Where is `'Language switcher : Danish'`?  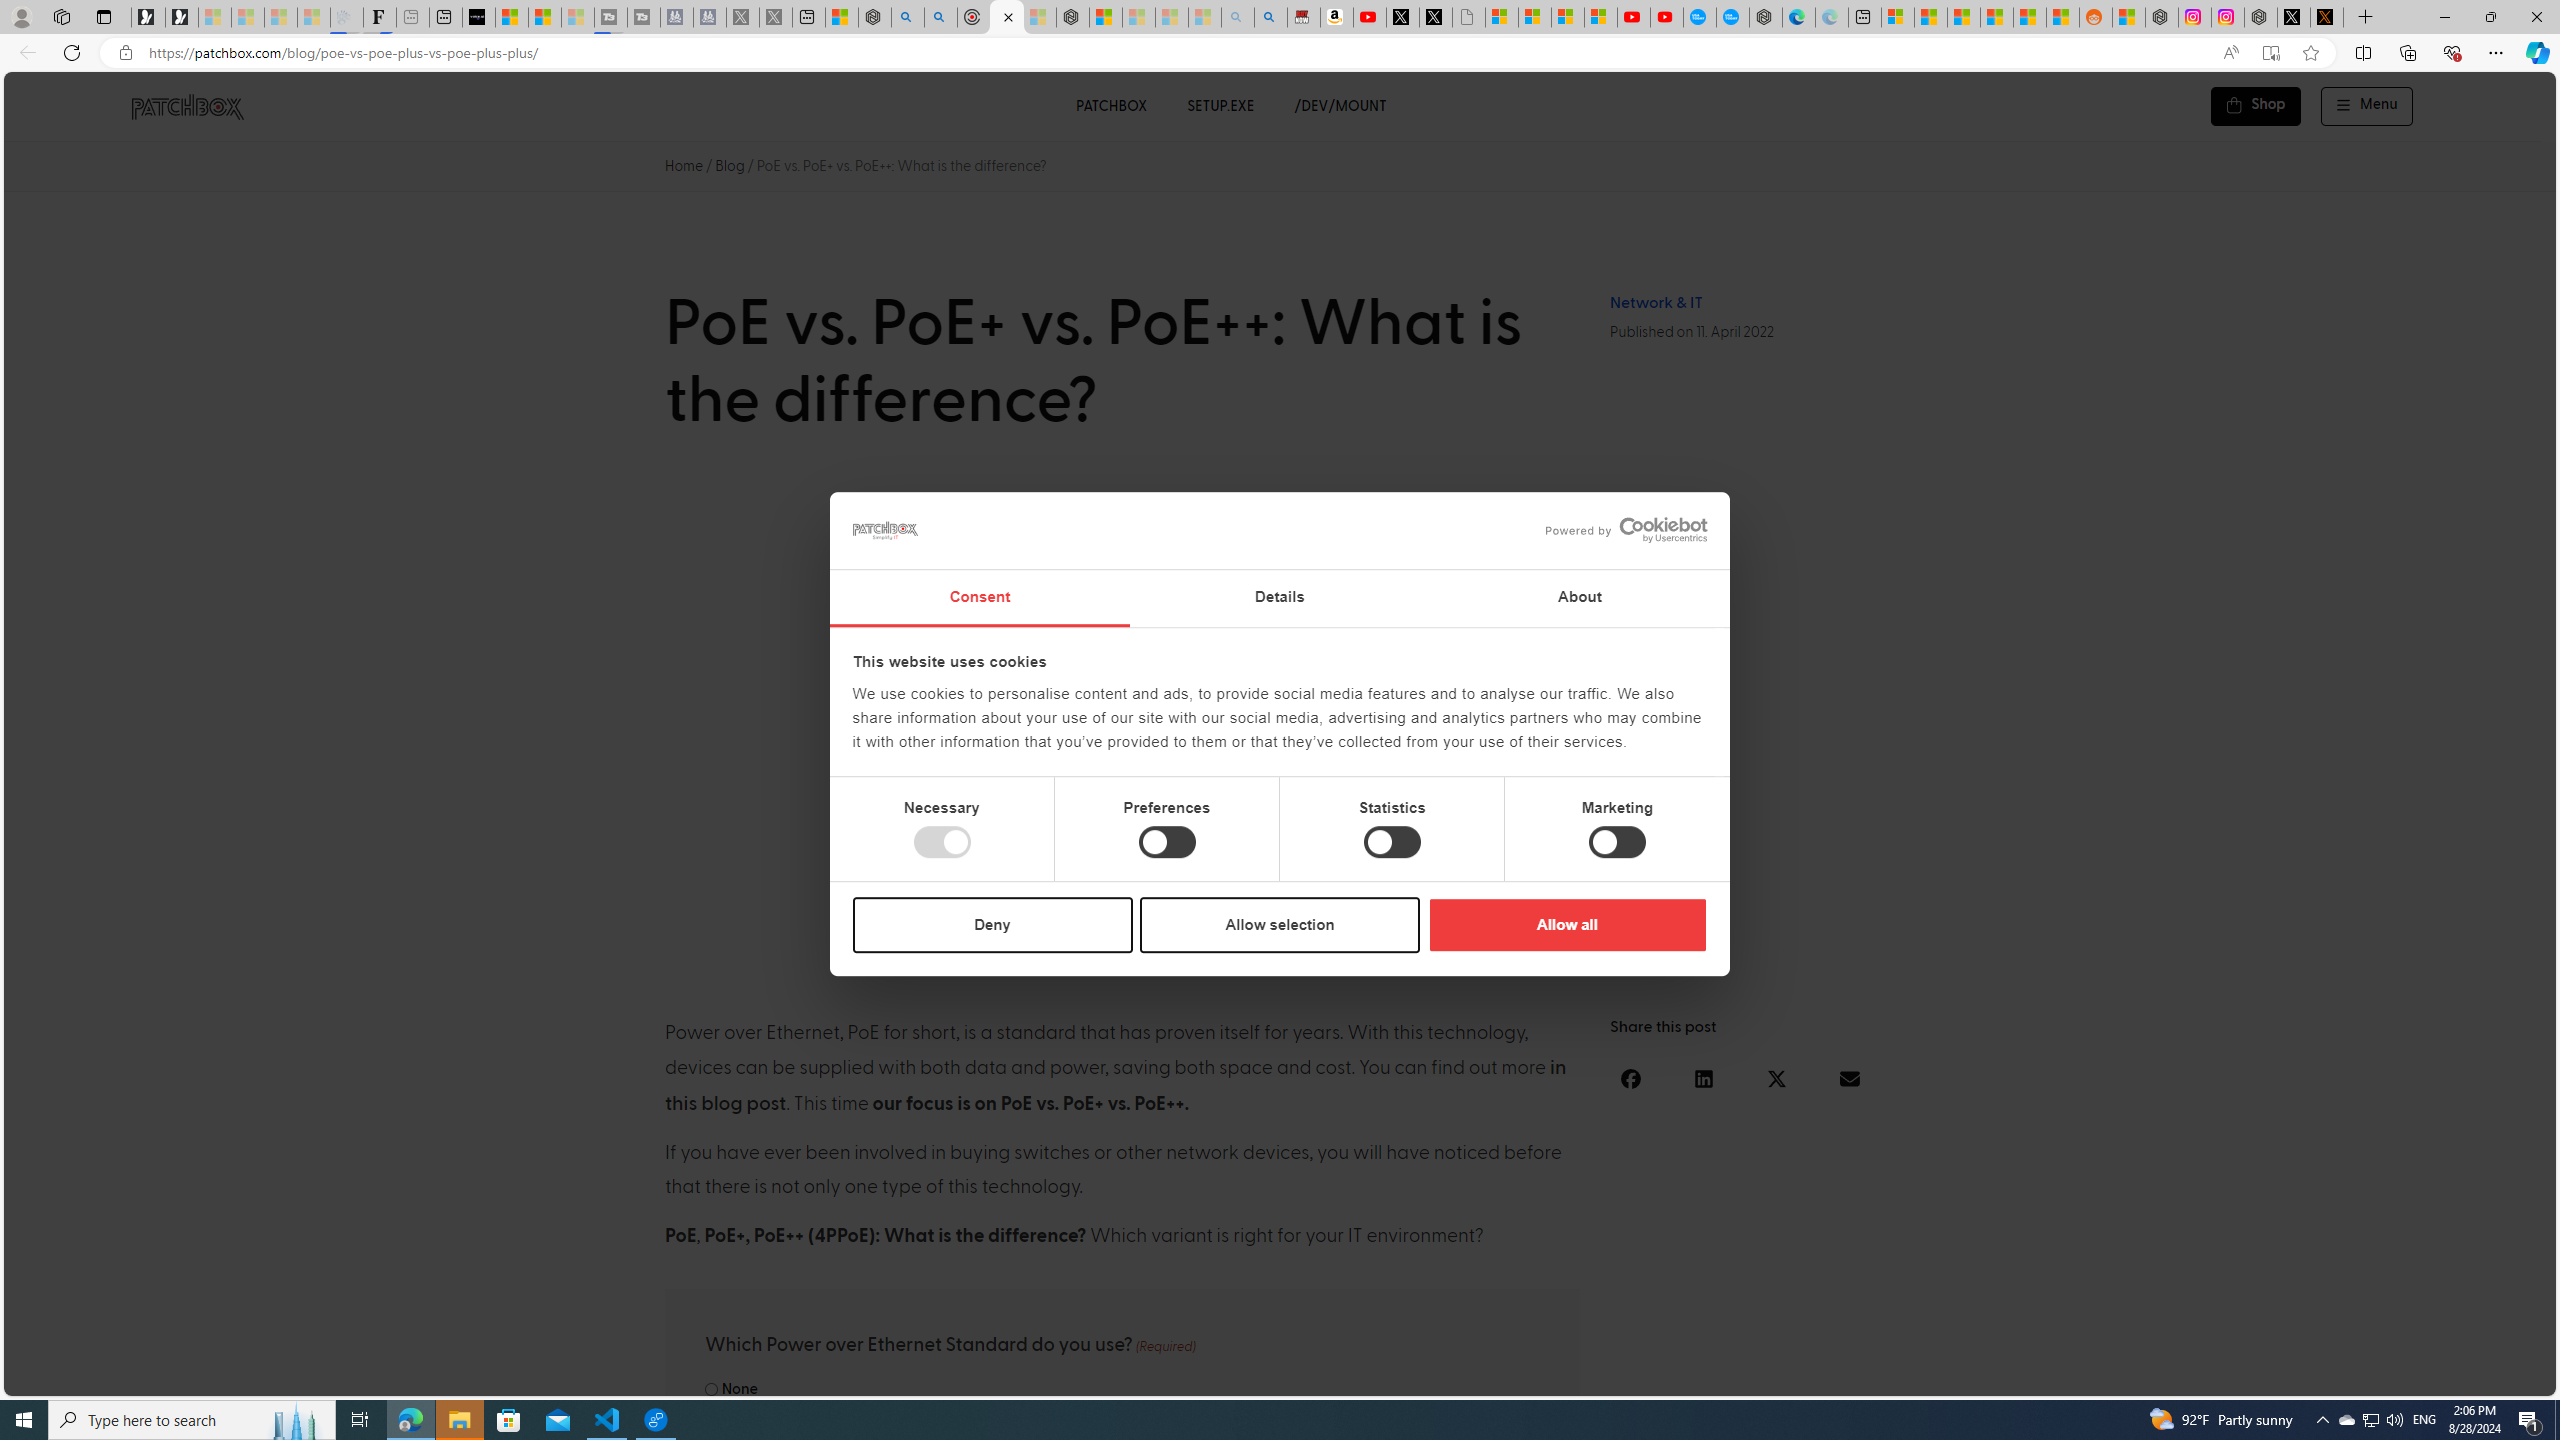
'Language switcher : Danish' is located at coordinates (2306, 1376).